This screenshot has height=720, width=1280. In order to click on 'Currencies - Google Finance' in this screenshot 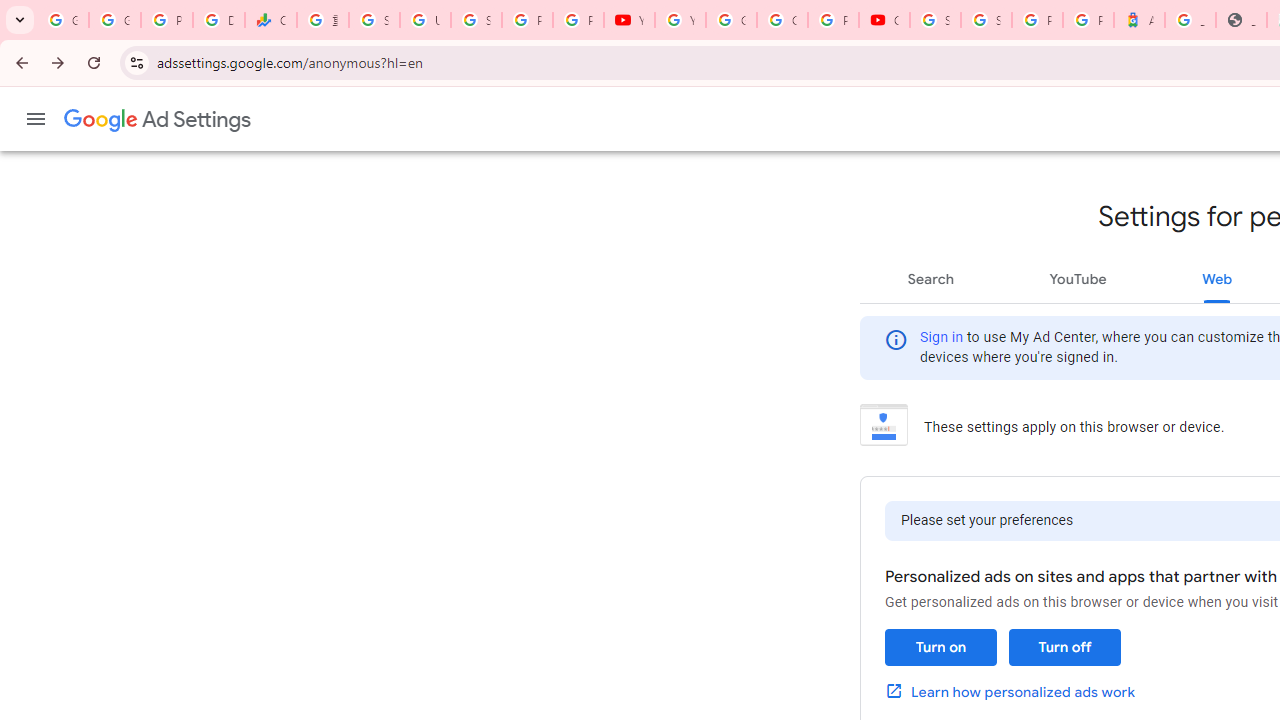, I will do `click(269, 20)`.